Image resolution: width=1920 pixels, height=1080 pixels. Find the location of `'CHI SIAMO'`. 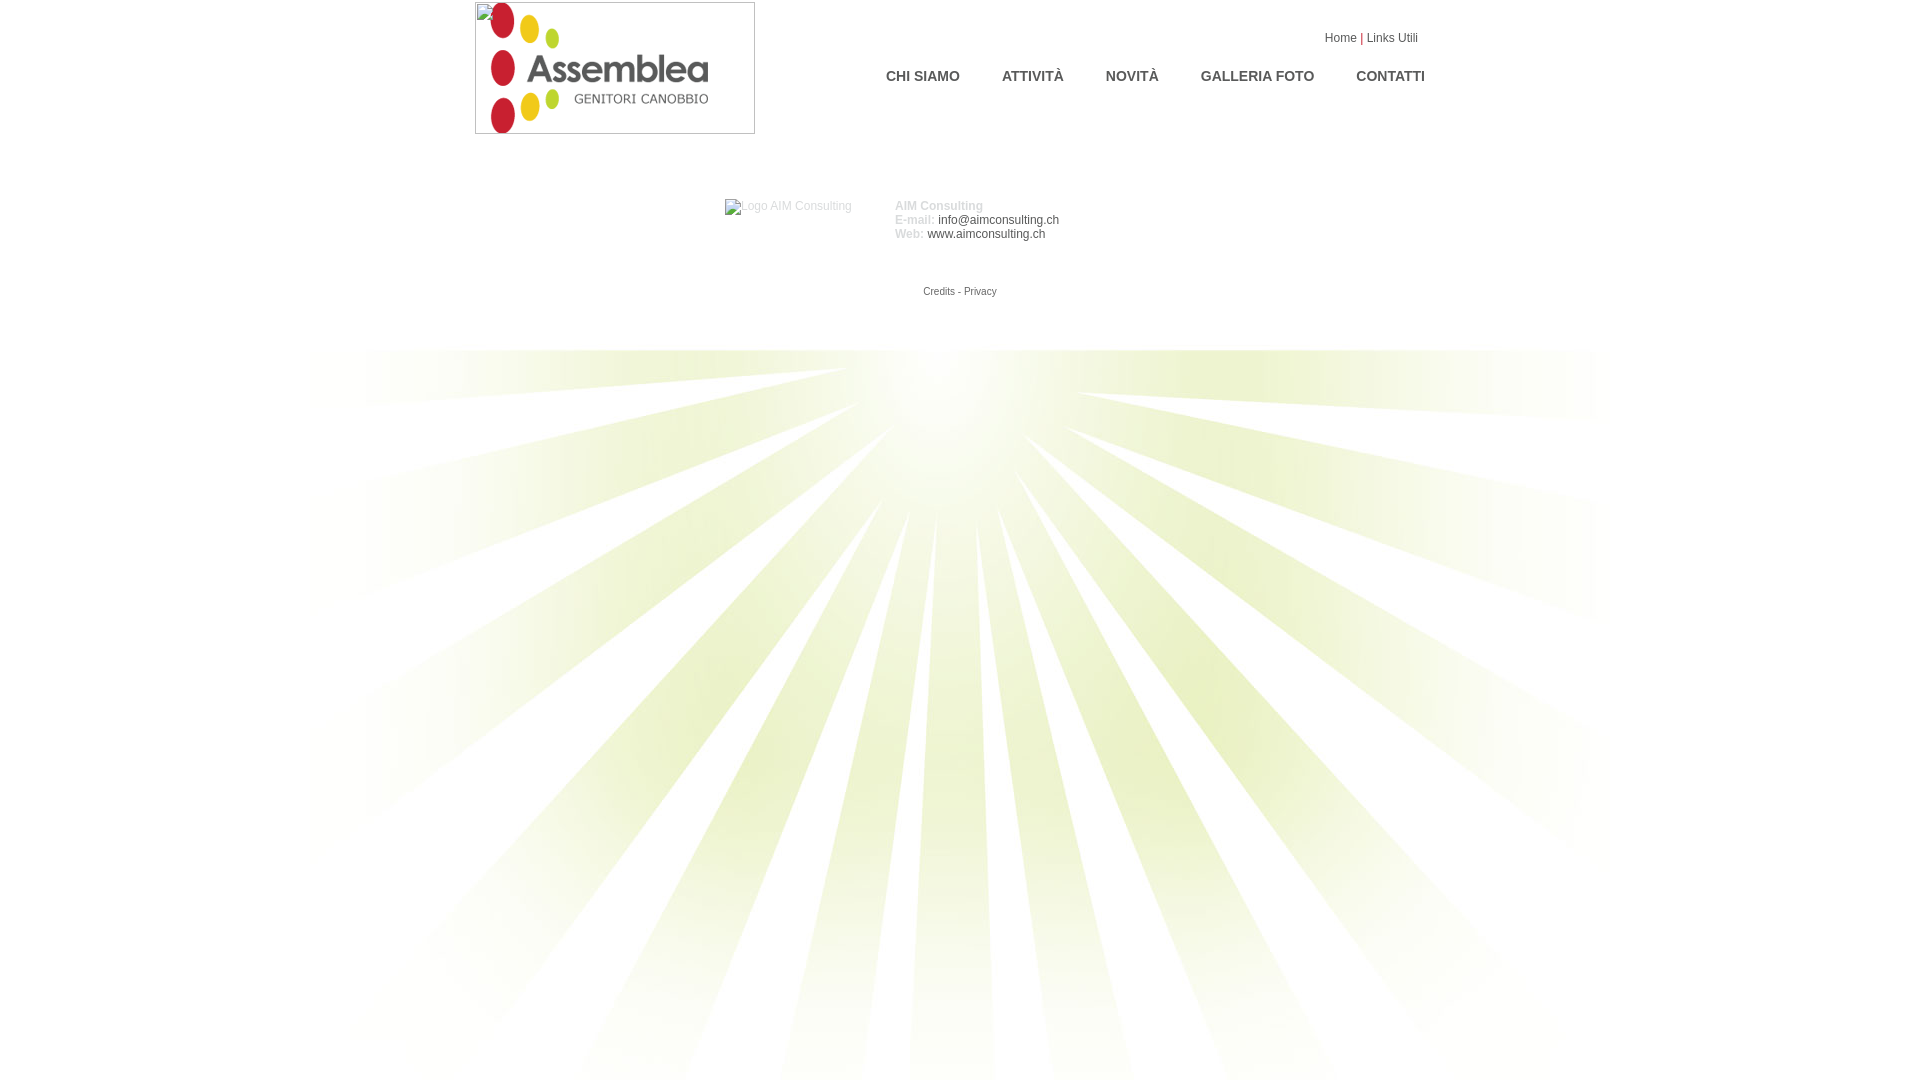

'CHI SIAMO' is located at coordinates (921, 72).